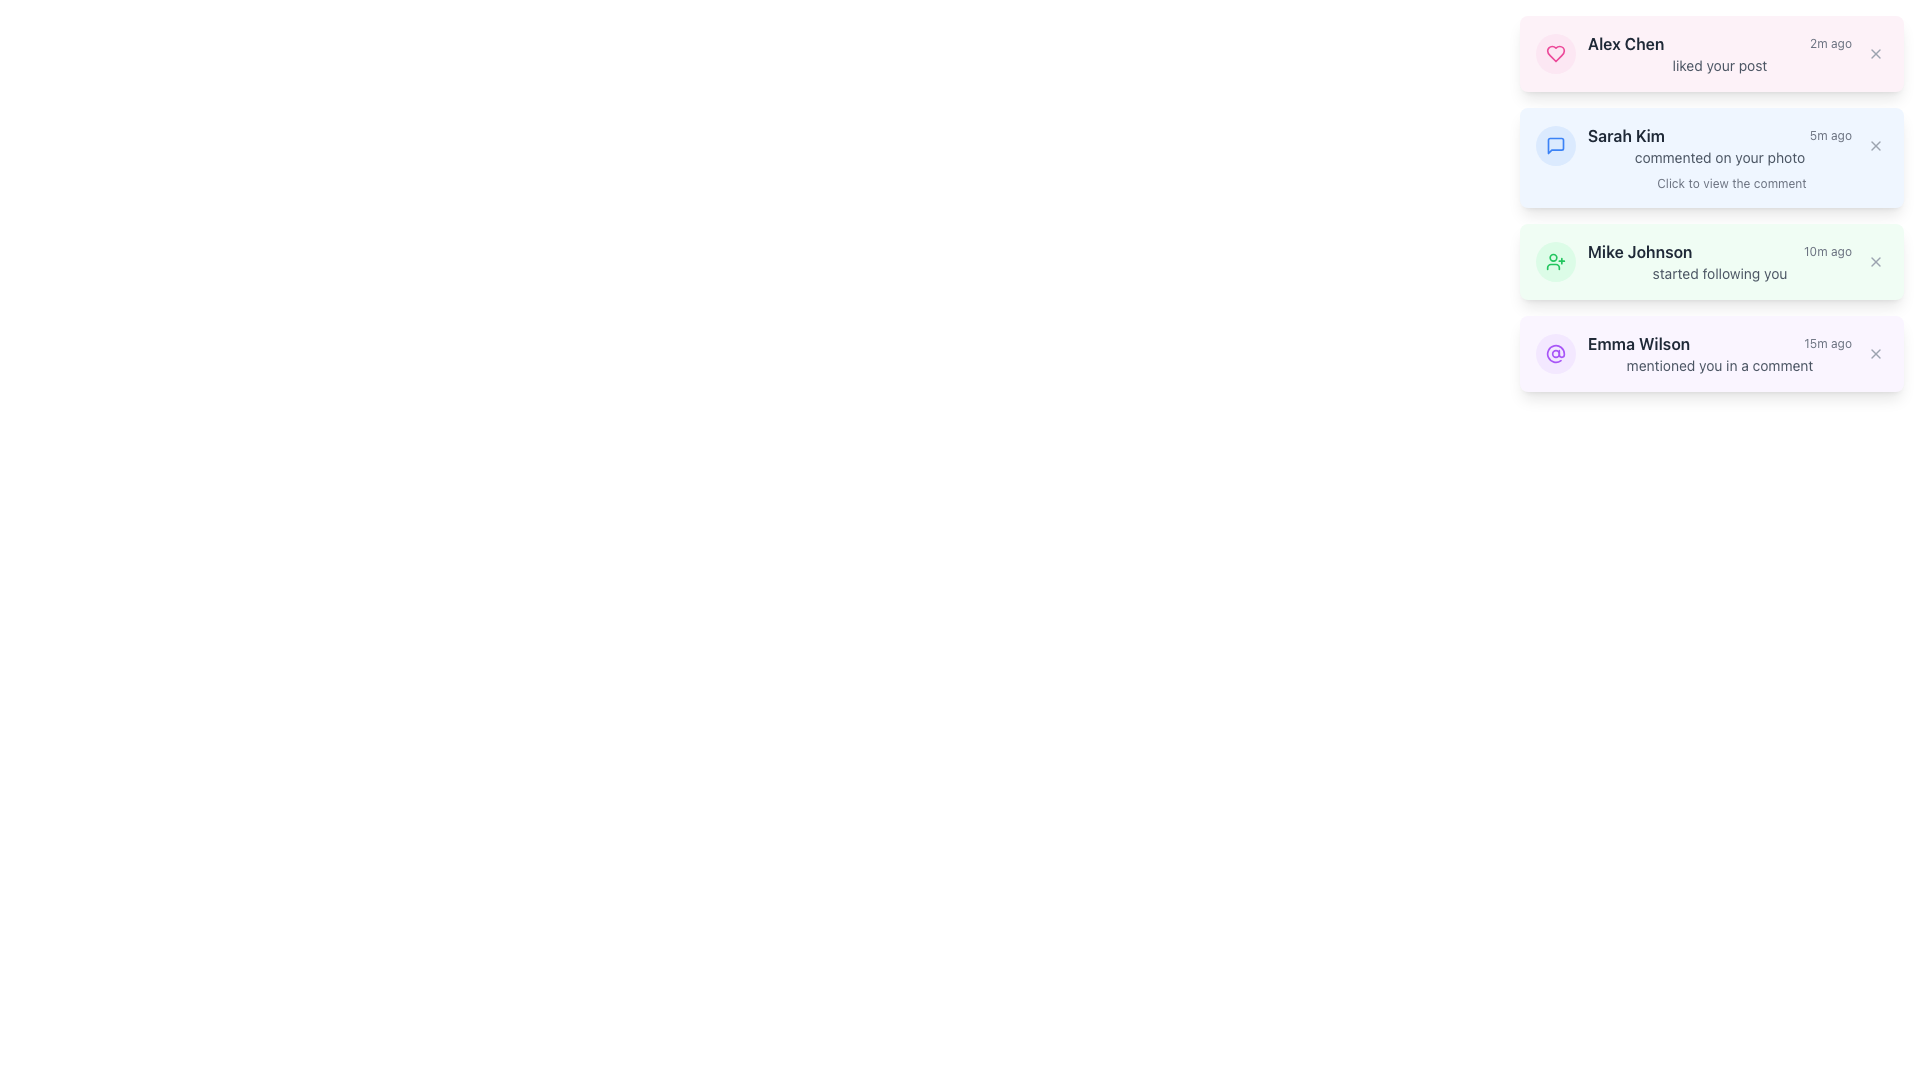  Describe the element at coordinates (1626, 135) in the screenshot. I see `the Text label that displays the name of the individual related to the notification, located within the second notification card from the top, to the immediate left of the timestamp '5m ago'` at that location.